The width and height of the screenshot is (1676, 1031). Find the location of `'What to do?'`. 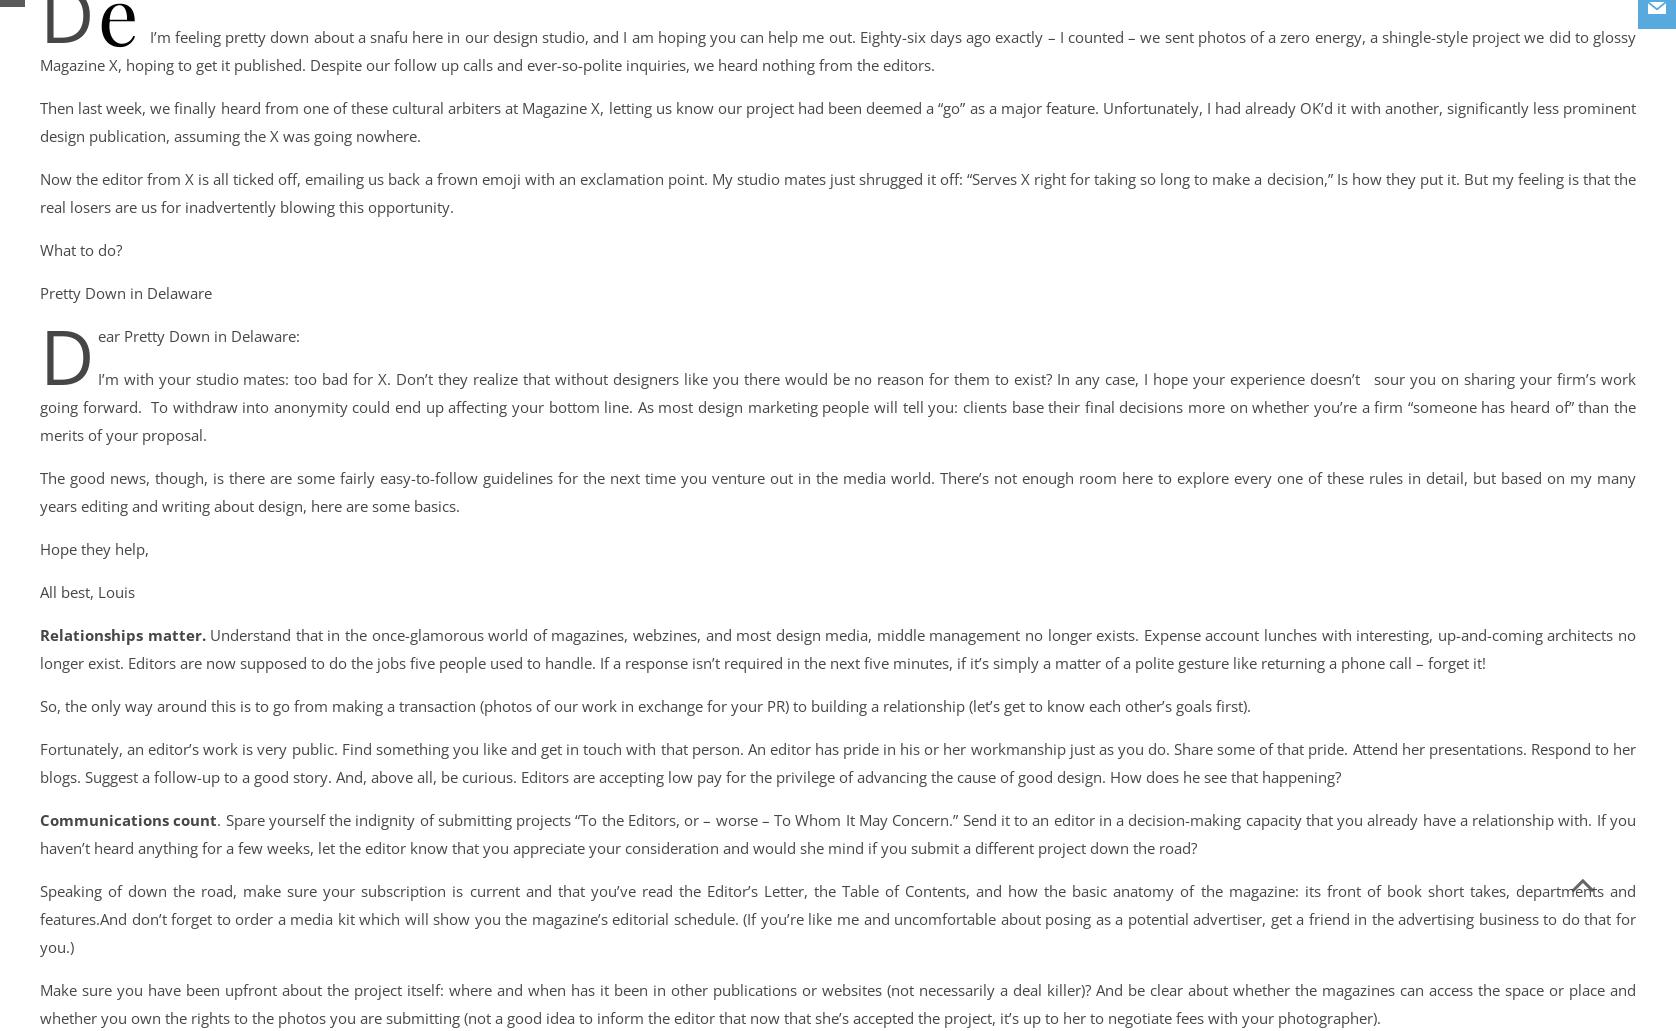

'What to do?' is located at coordinates (80, 250).